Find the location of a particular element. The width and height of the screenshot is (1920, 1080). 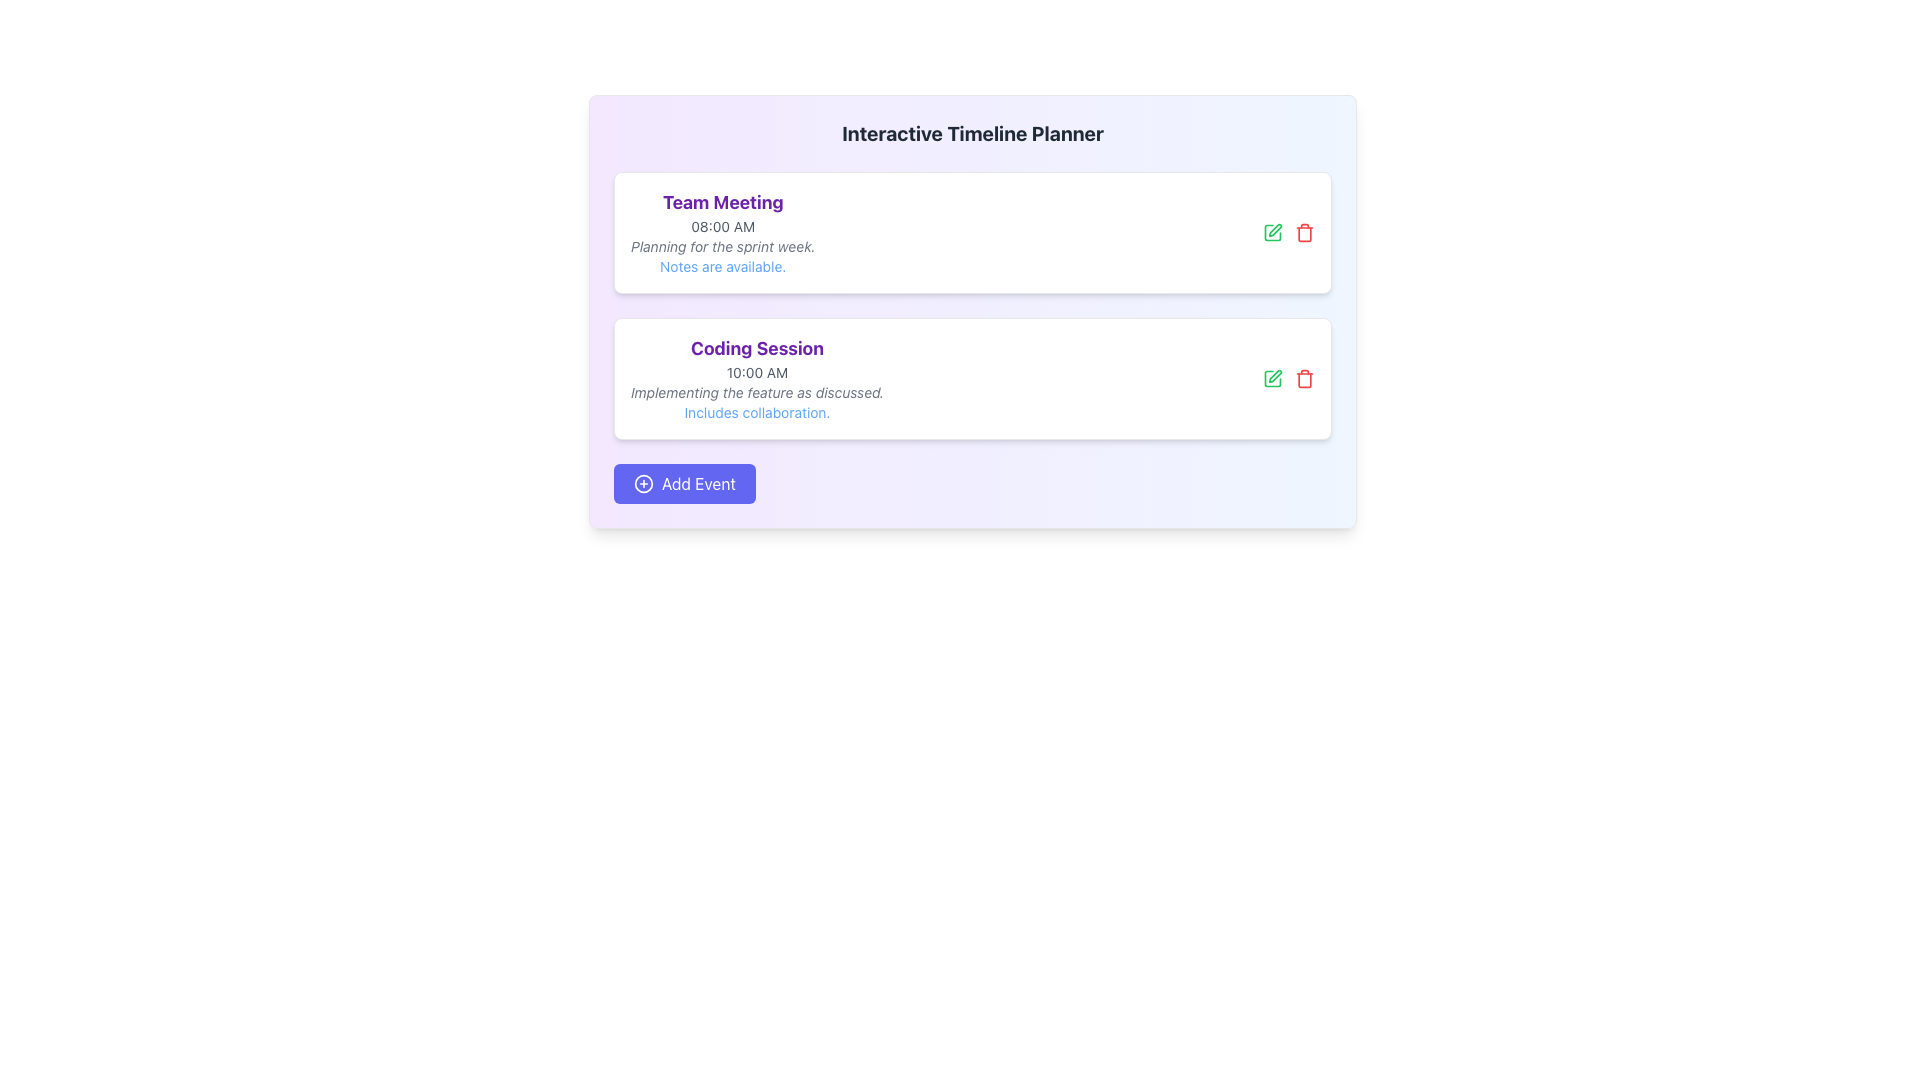

the static label that reads 'Planning for the sprint week.' styled in gray italicized font, located below '08:00 AM' and above 'Notes are available.' is located at coordinates (722, 245).